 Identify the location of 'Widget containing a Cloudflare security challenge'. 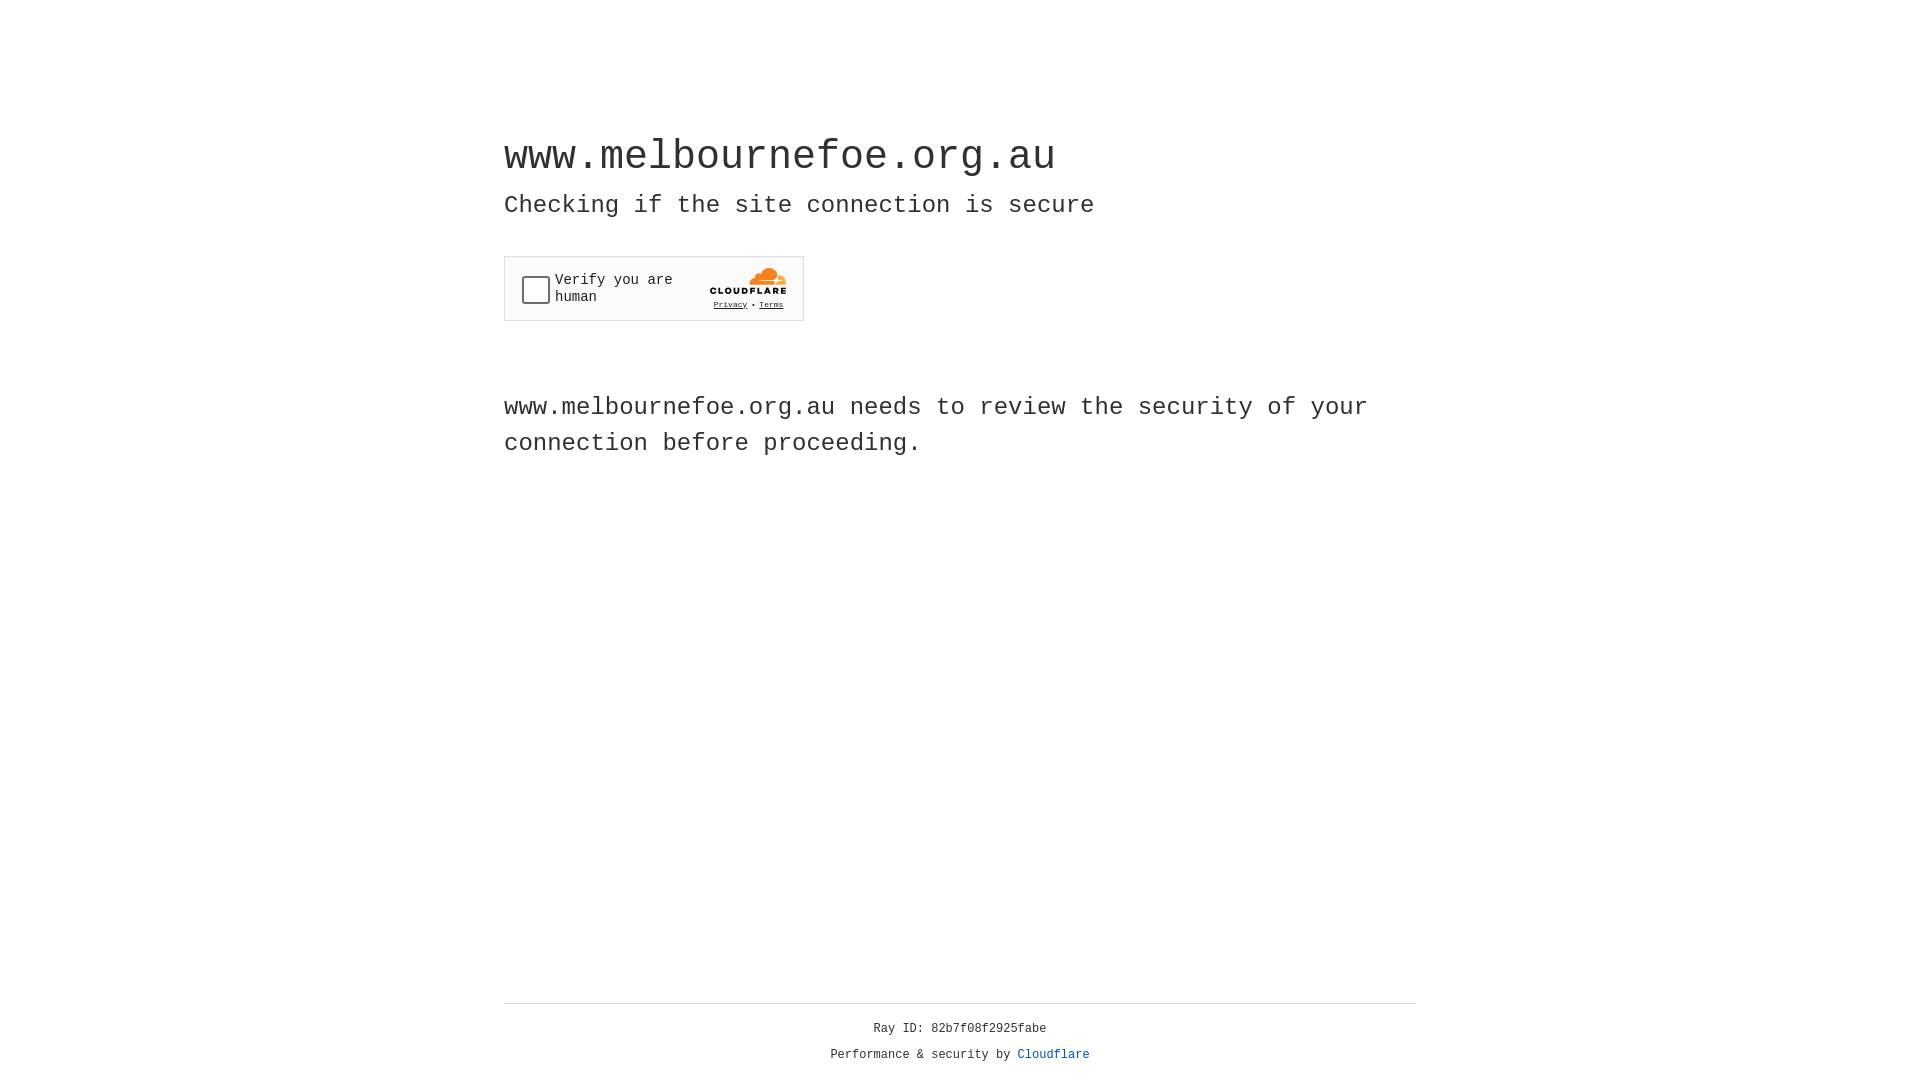
(653, 288).